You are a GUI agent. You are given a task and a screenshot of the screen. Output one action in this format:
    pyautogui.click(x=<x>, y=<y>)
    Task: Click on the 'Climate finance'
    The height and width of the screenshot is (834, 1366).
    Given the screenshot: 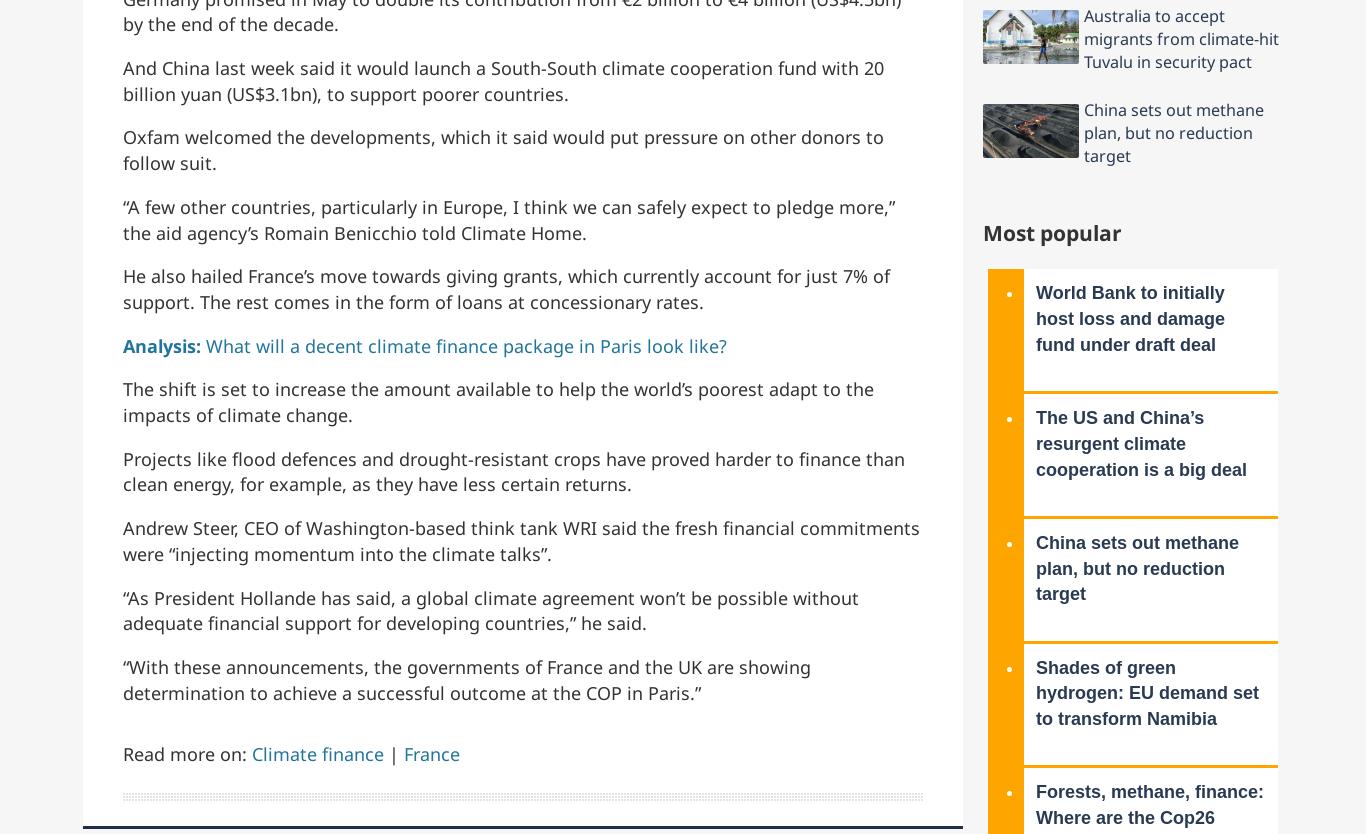 What is the action you would take?
    pyautogui.click(x=318, y=754)
    